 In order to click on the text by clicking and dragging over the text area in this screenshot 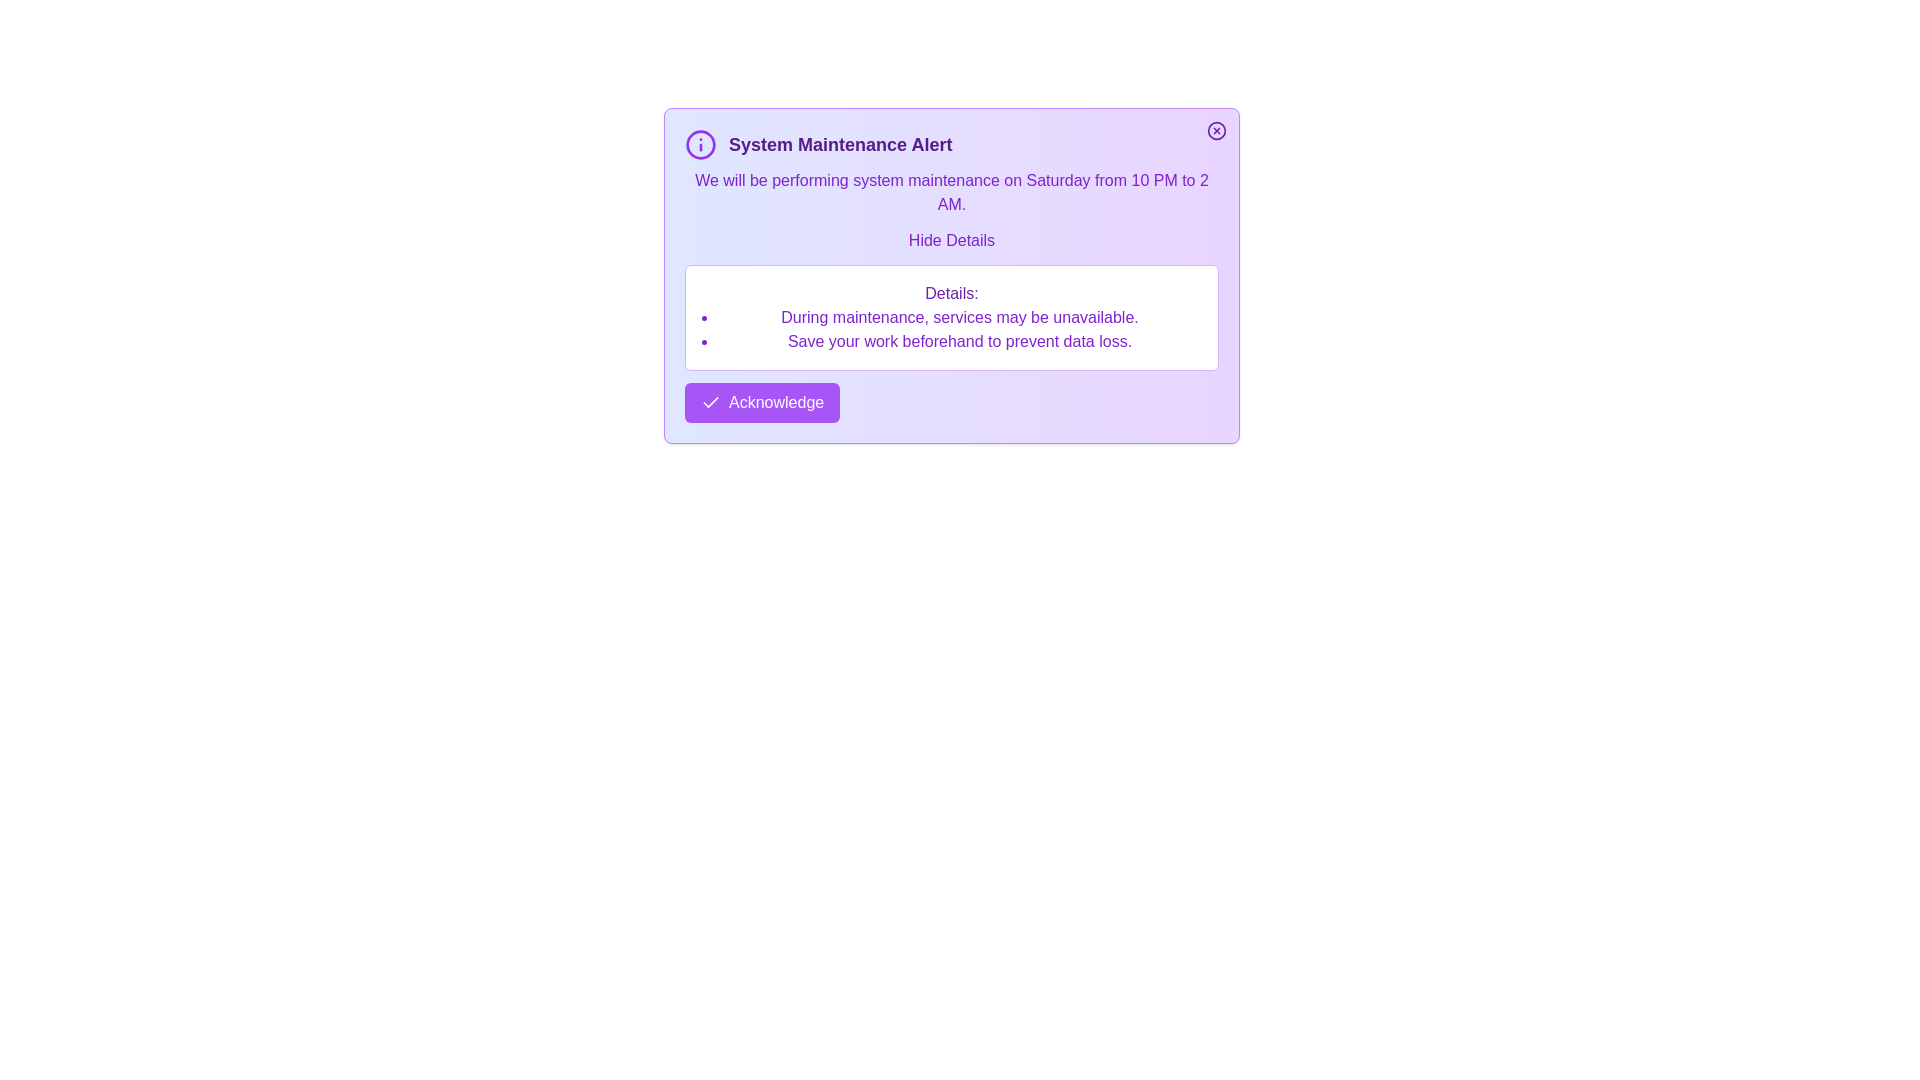, I will do `click(685, 168)`.